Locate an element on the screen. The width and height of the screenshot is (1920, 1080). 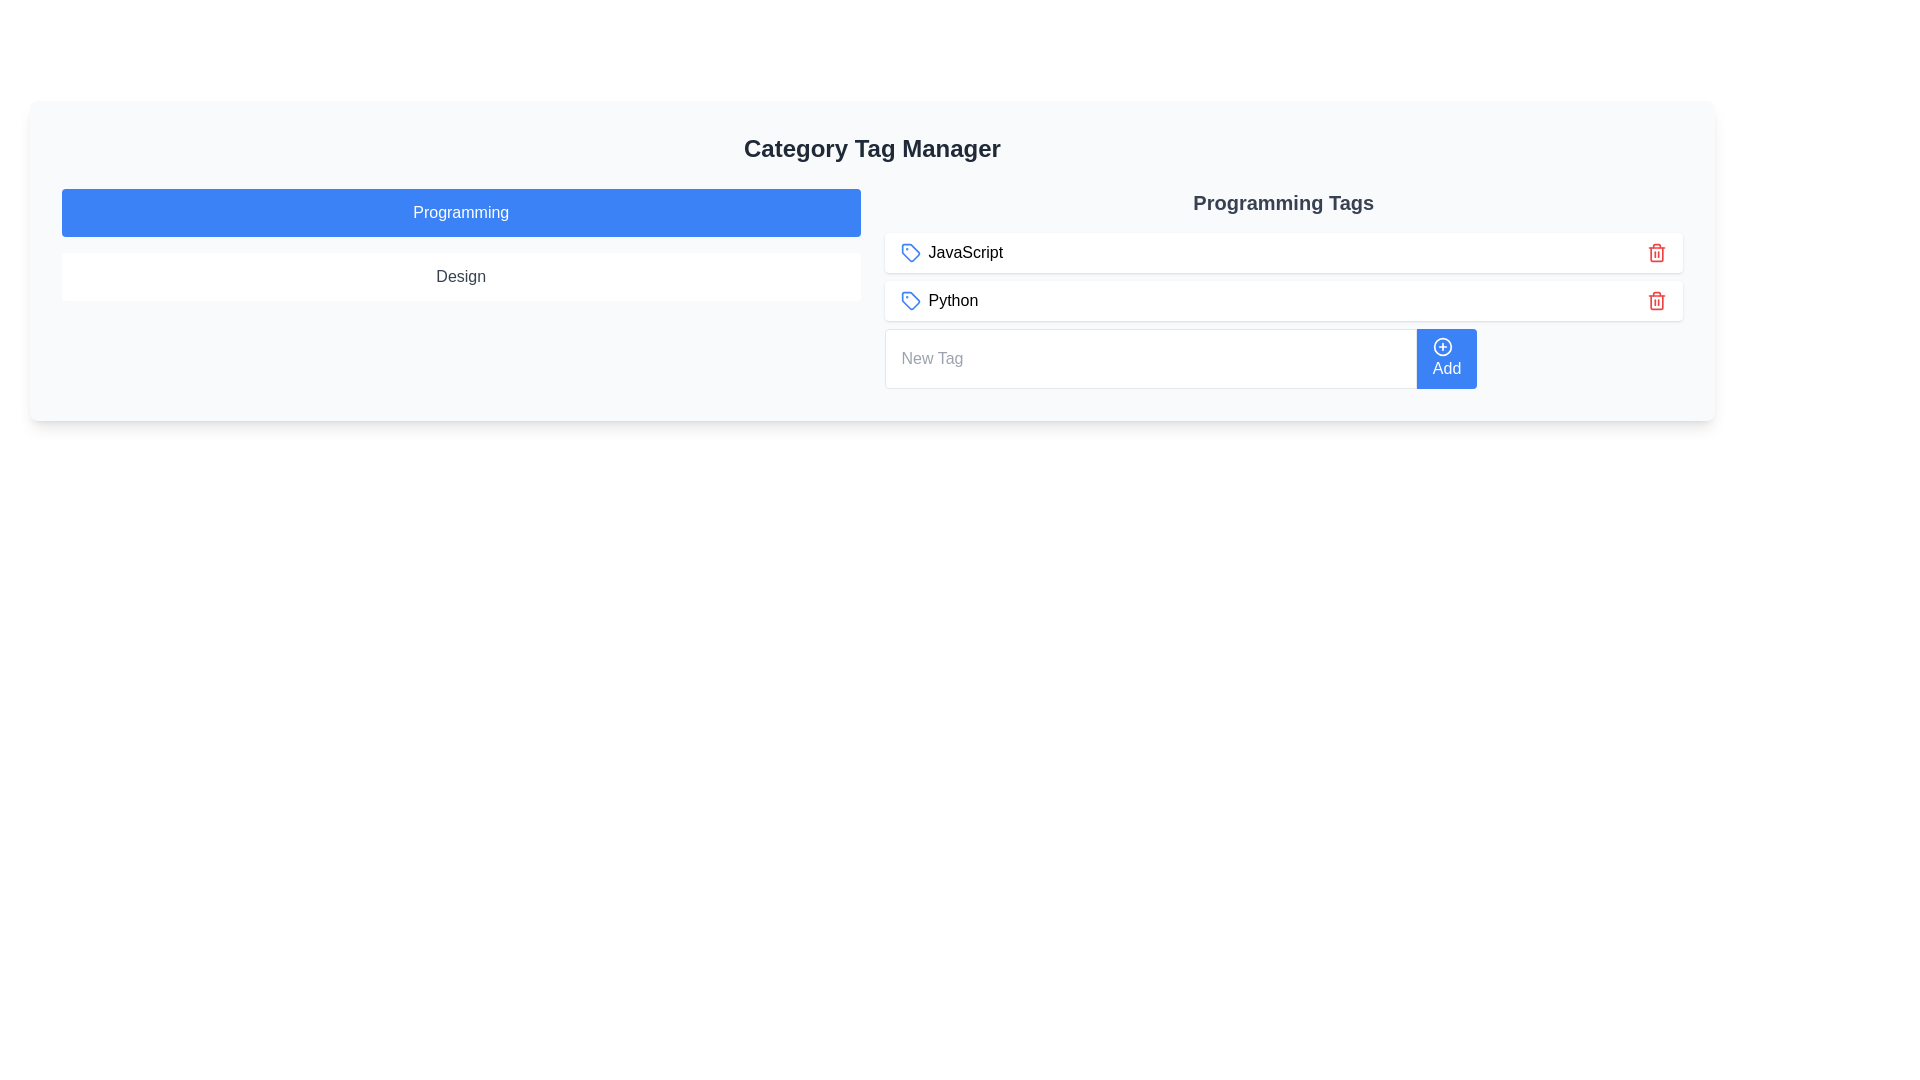
the second programming tag labeled 'Python' in the 'Programming Tags' section is located at coordinates (1283, 300).